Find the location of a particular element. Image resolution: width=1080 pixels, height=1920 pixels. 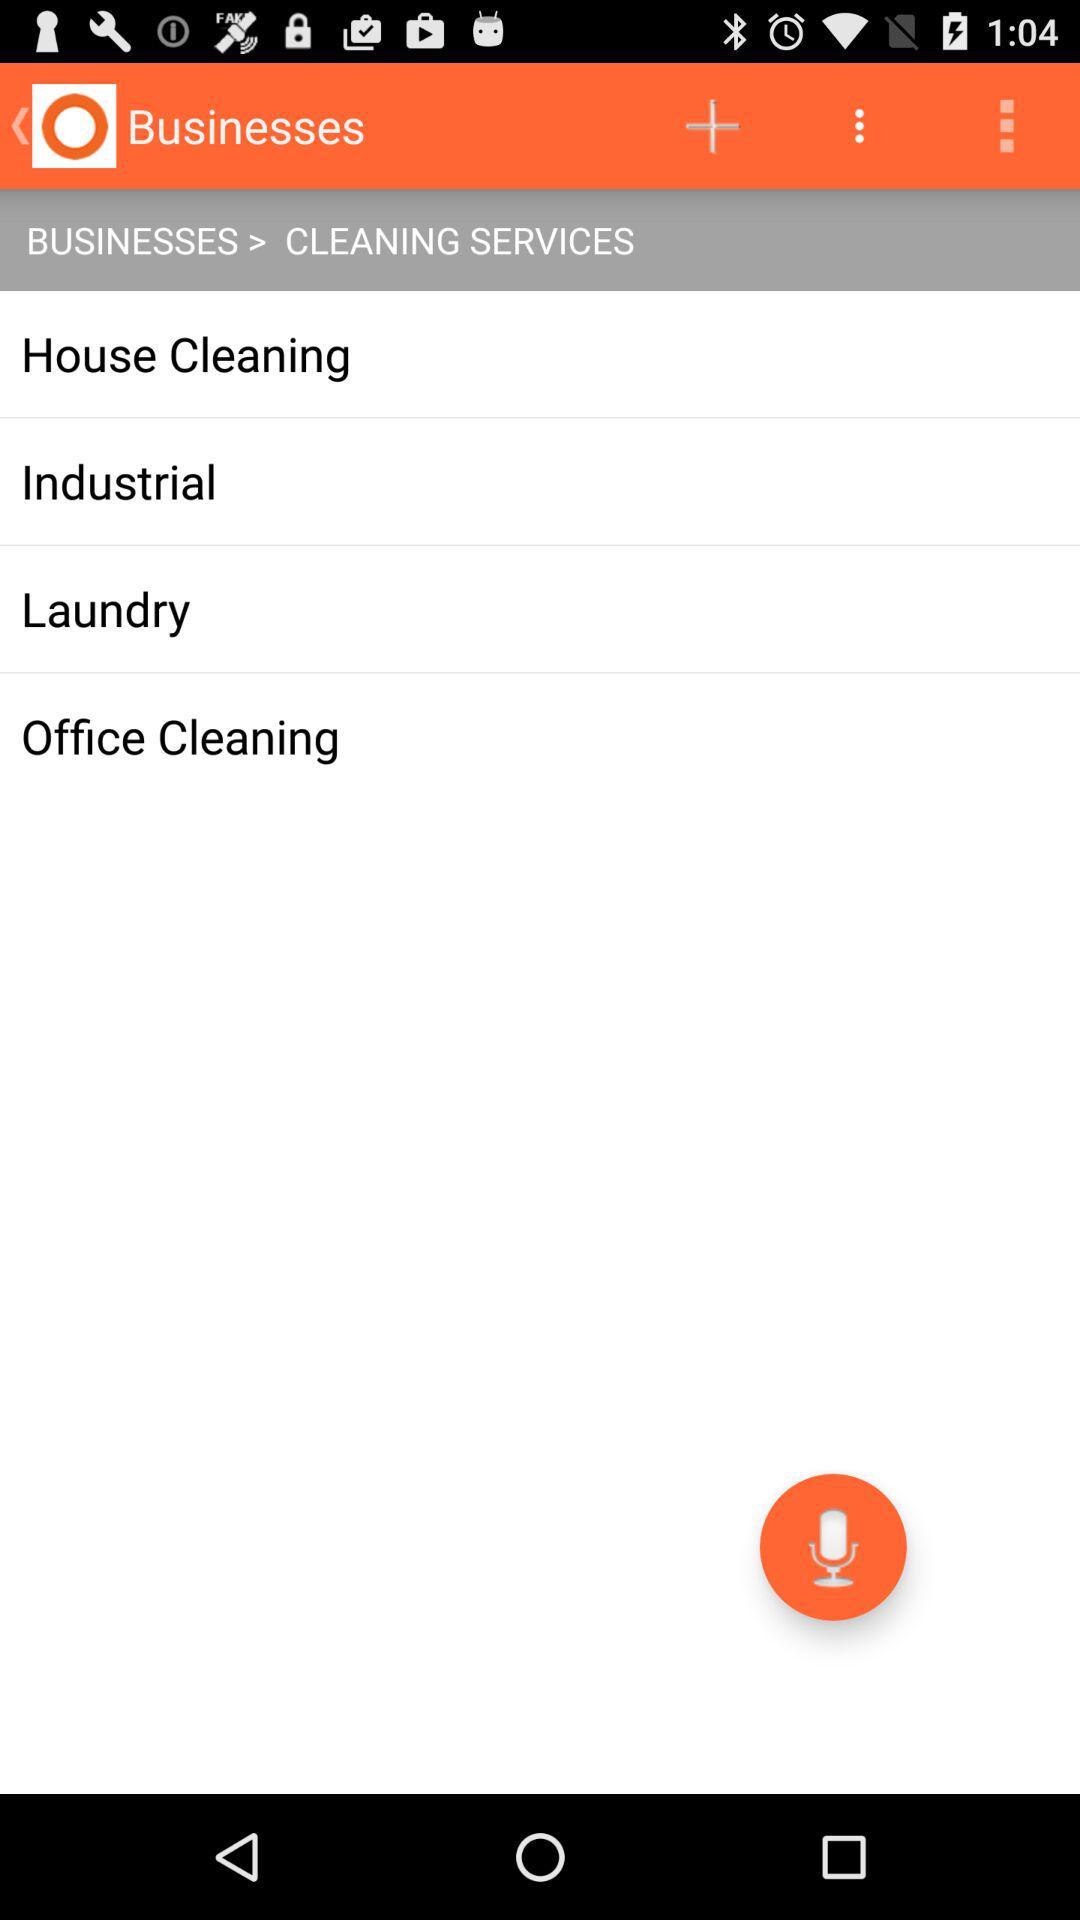

the laundry icon is located at coordinates (540, 608).